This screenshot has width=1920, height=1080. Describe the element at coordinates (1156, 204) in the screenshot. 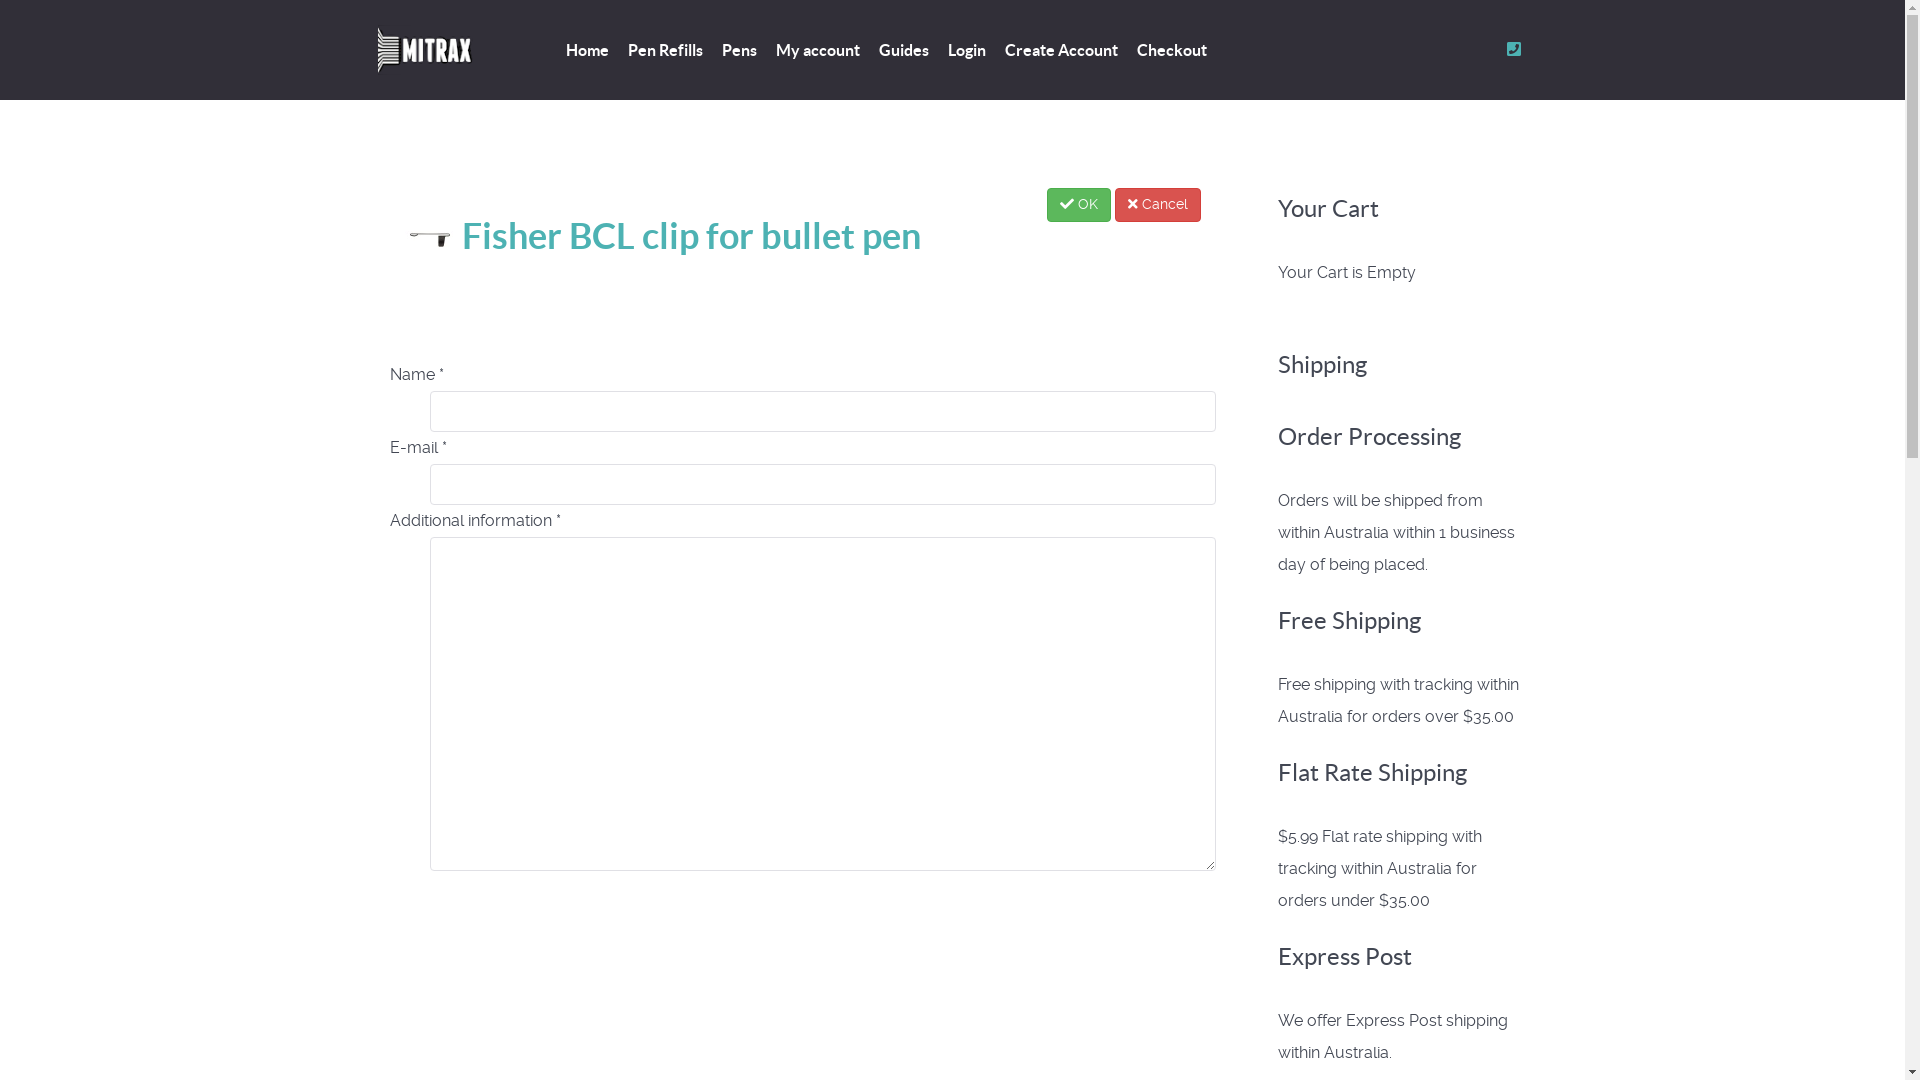

I see `'Cancel'` at that location.